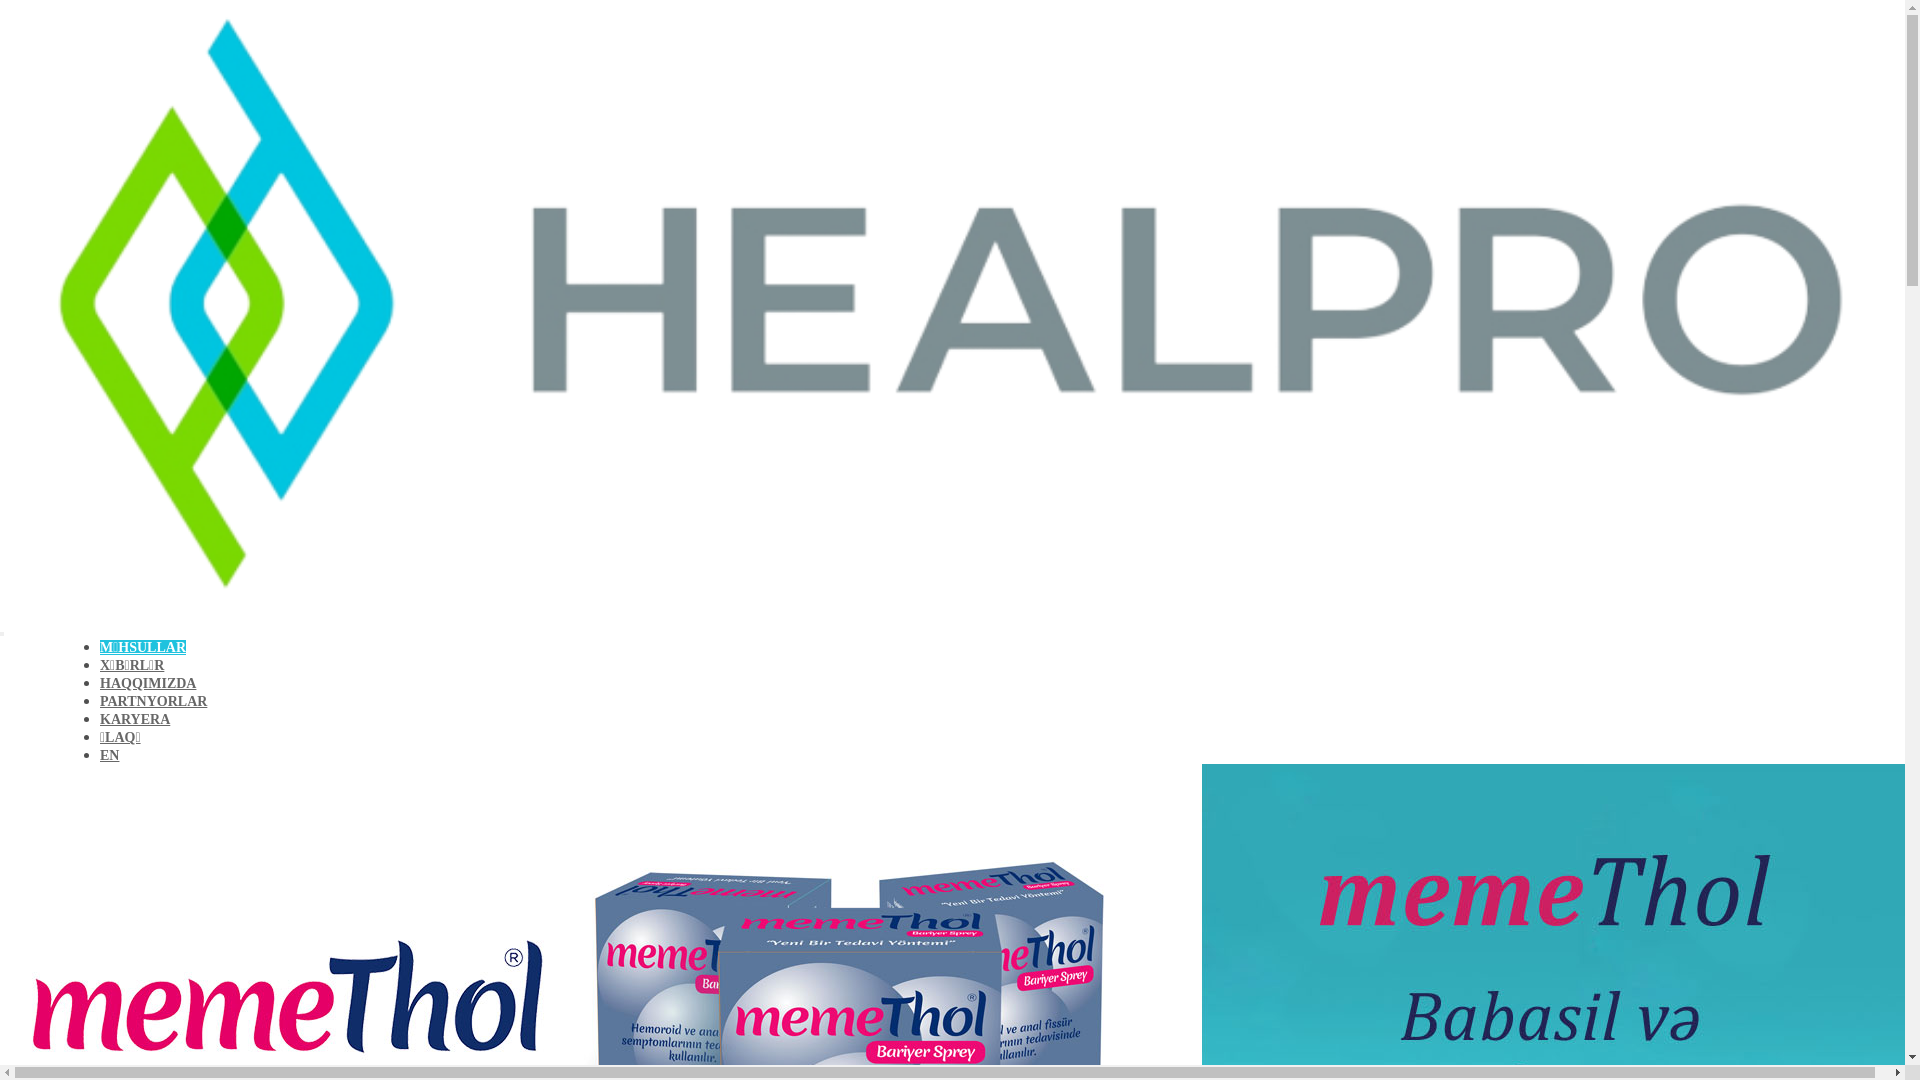  Describe the element at coordinates (108, 755) in the screenshot. I see `'EN'` at that location.